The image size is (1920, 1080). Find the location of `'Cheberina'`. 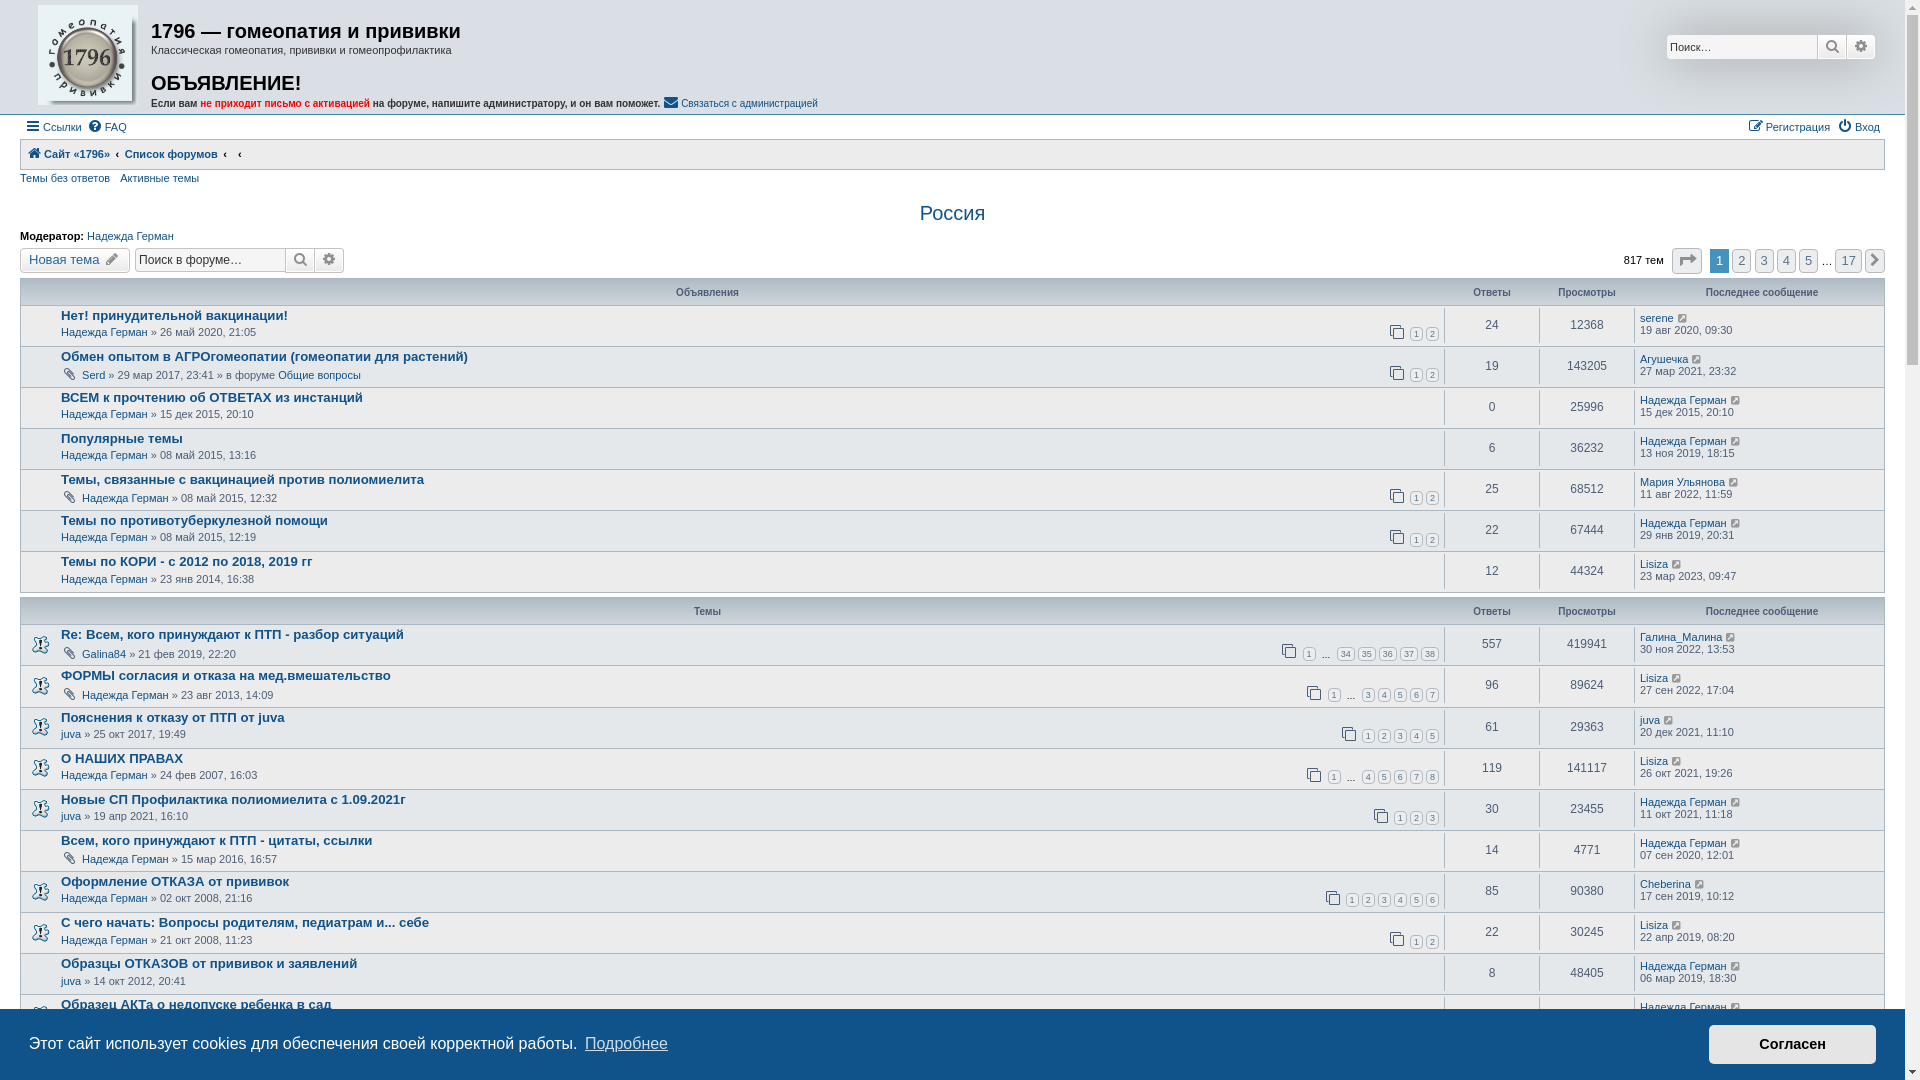

'Cheberina' is located at coordinates (1665, 882).